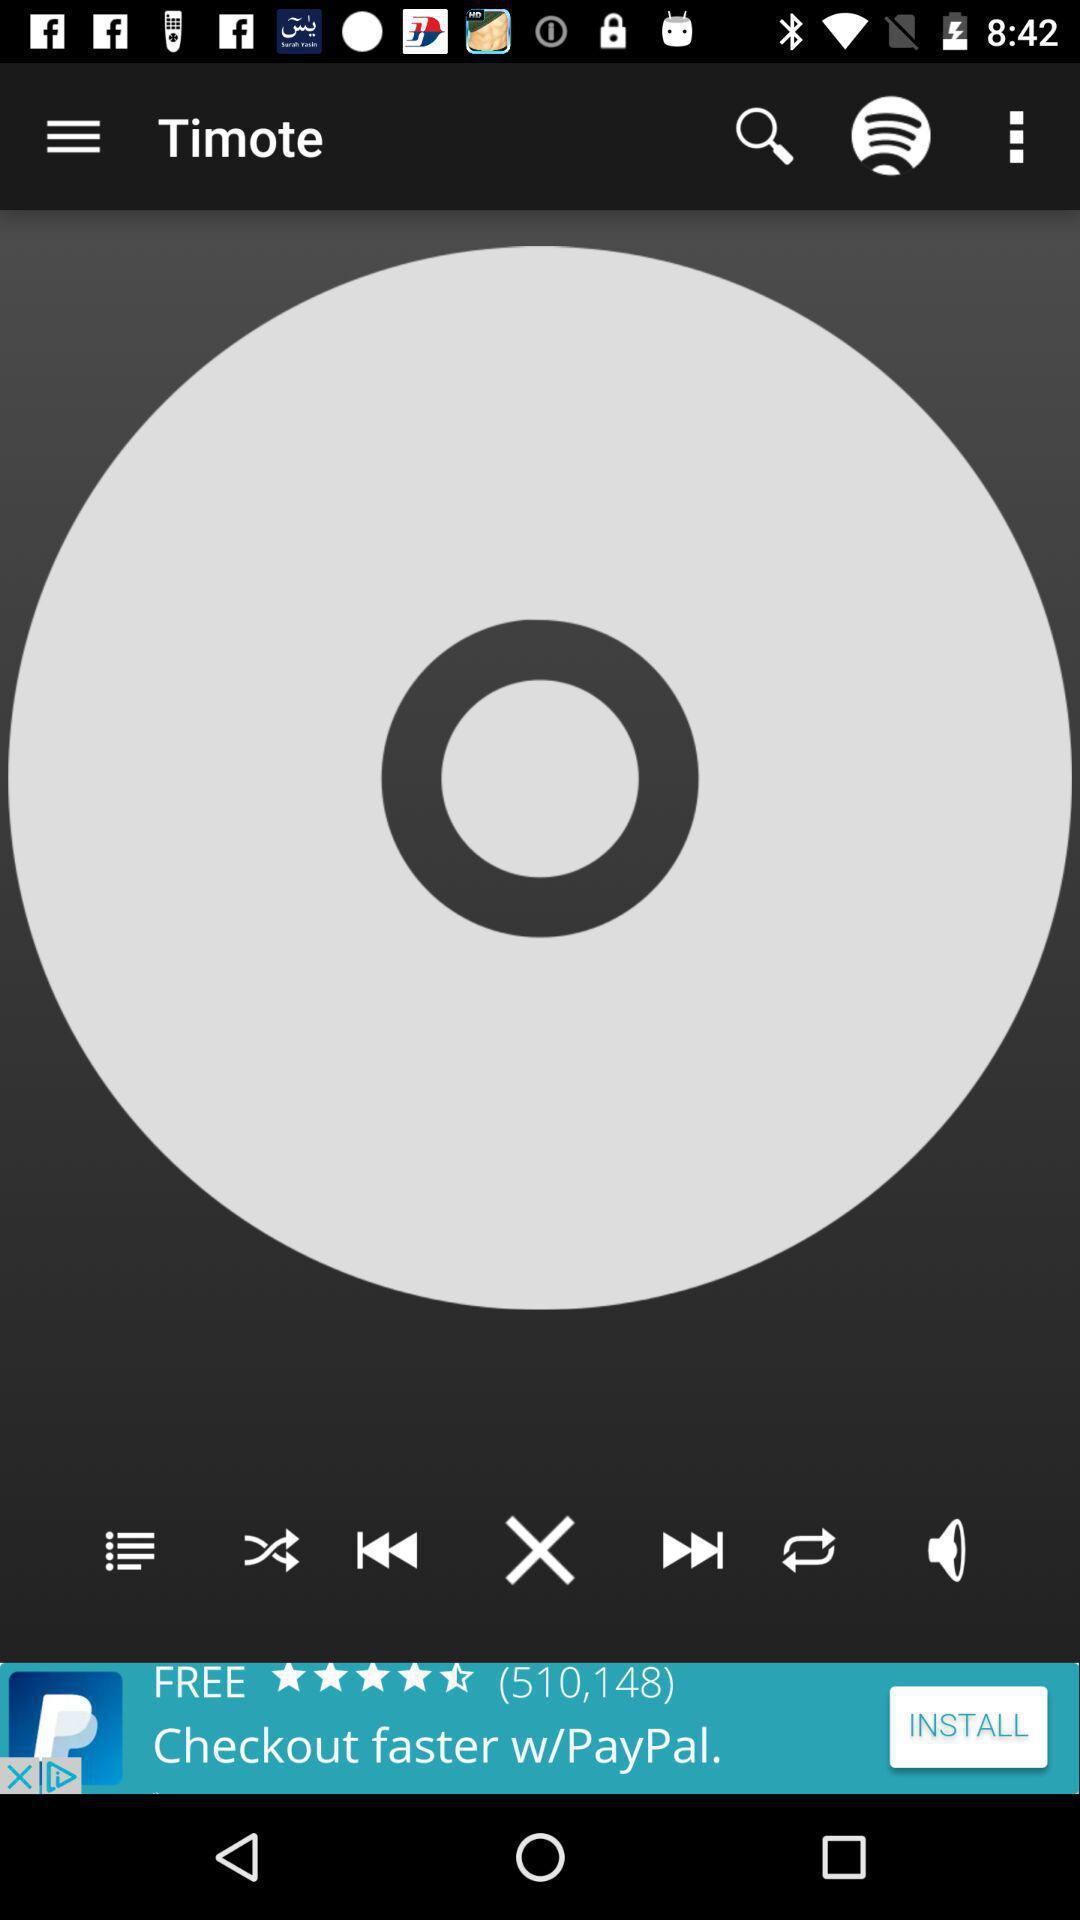 This screenshot has width=1080, height=1920. I want to click on the list icon, so click(130, 1549).